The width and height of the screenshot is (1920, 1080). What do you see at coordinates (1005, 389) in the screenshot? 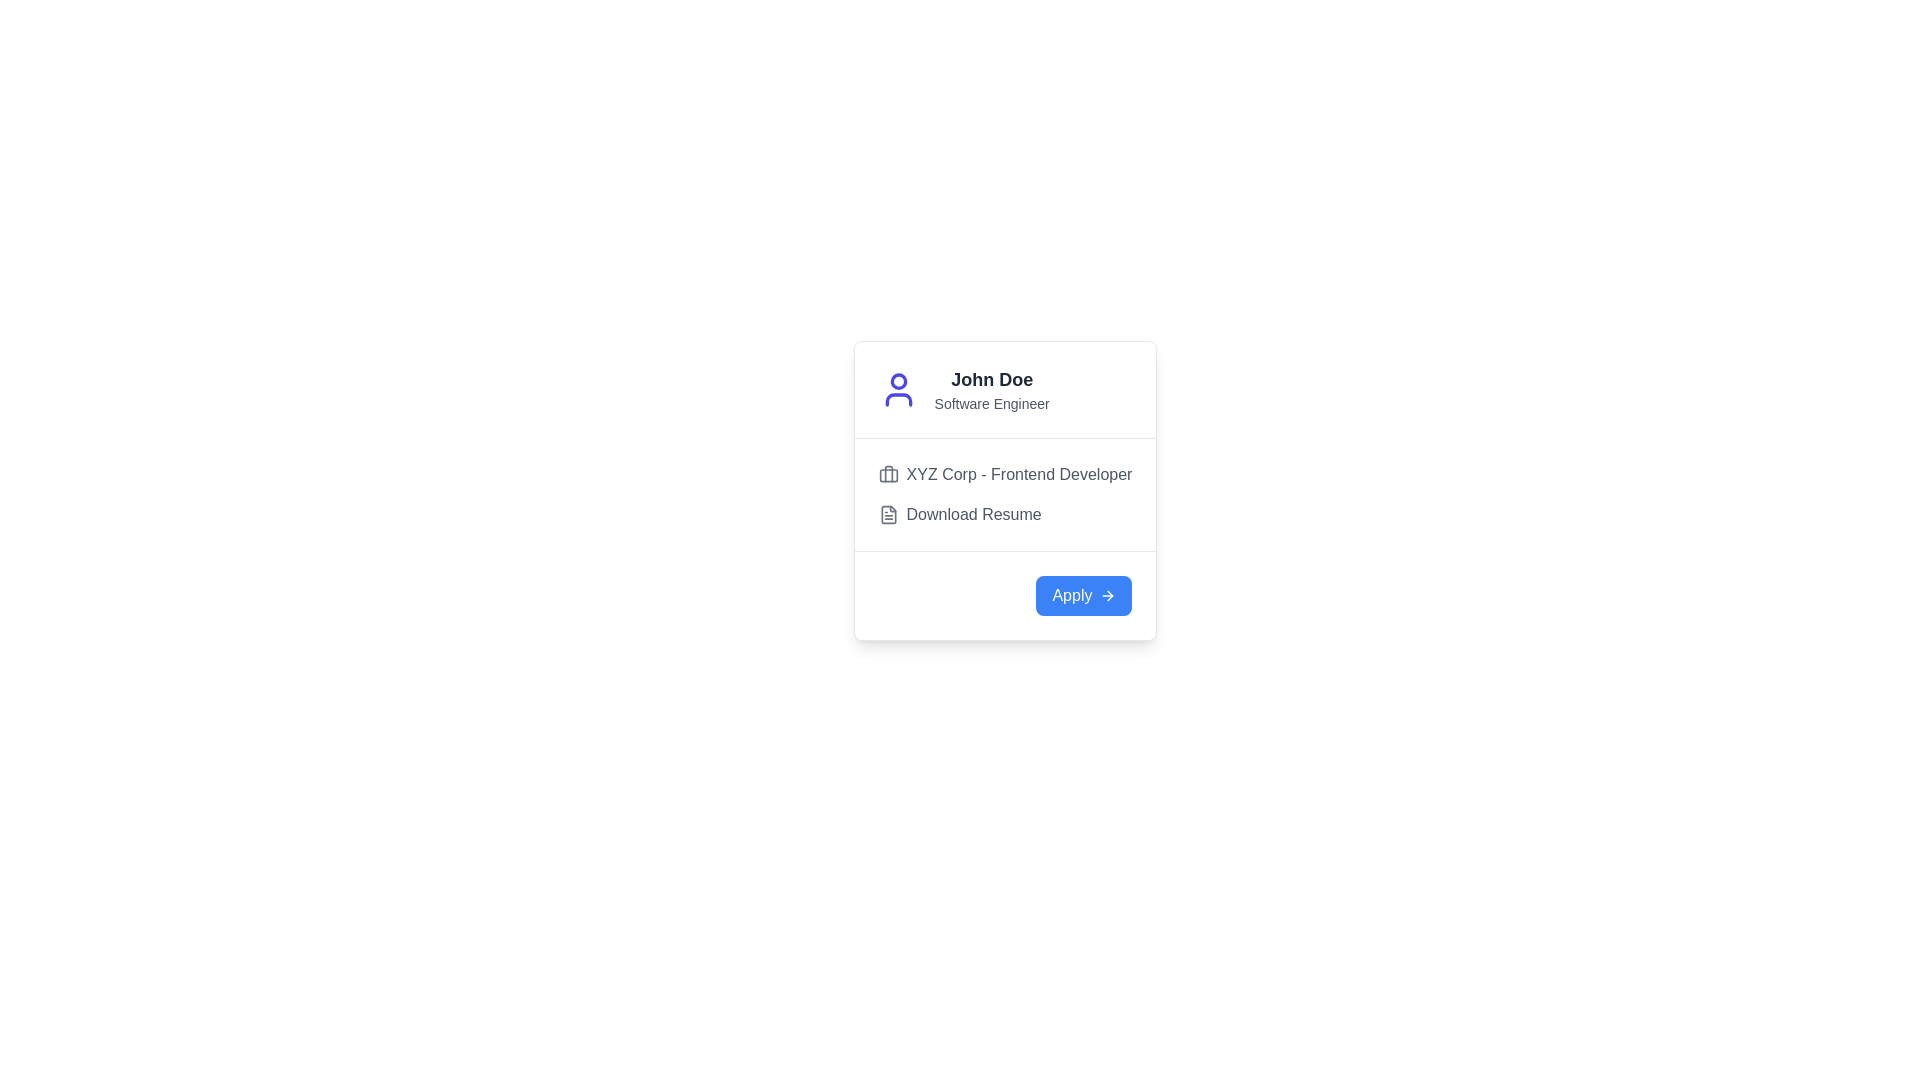
I see `name 'John Doe' and job title 'Software Engineer' from the Profile header, which features an indigo circular avatar on the left and is positioned at the upper section of a card component` at bounding box center [1005, 389].